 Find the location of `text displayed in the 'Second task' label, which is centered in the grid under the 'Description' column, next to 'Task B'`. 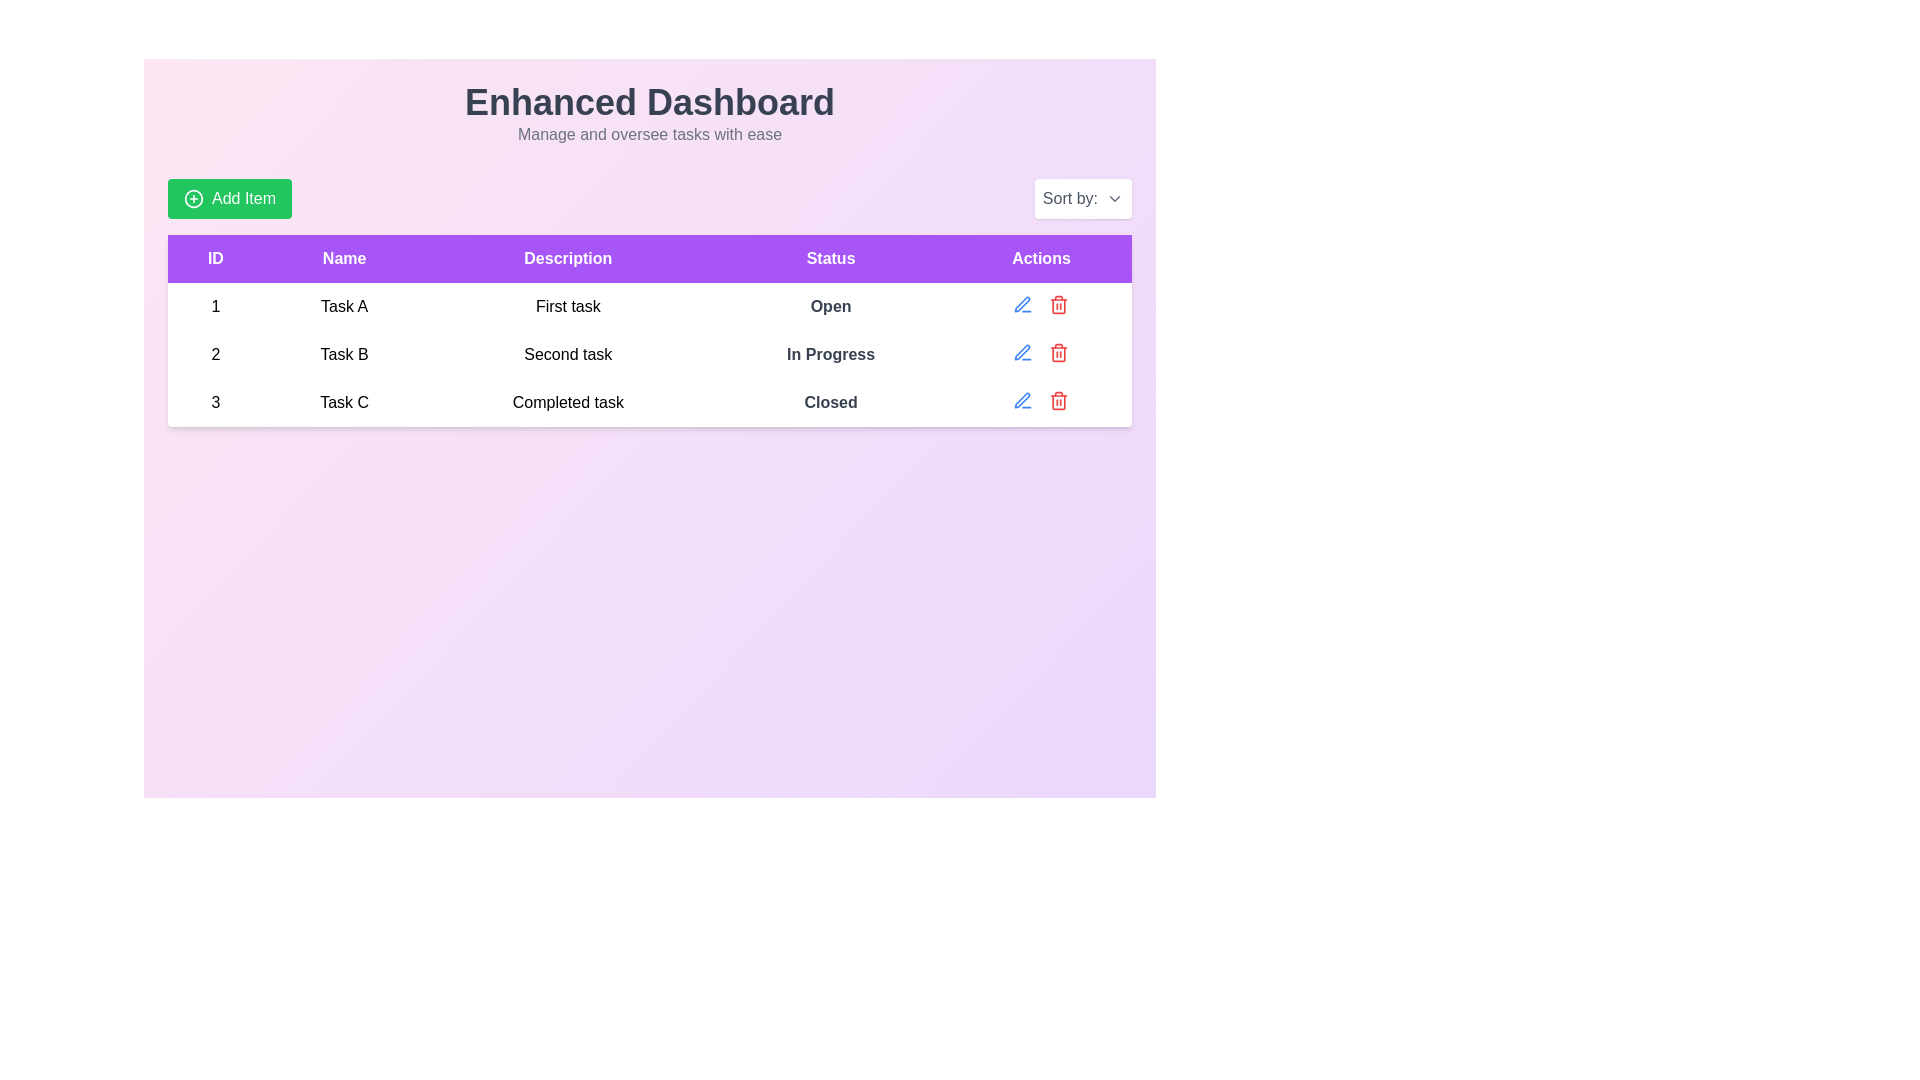

text displayed in the 'Second task' label, which is centered in the grid under the 'Description' column, next to 'Task B' is located at coordinates (567, 353).